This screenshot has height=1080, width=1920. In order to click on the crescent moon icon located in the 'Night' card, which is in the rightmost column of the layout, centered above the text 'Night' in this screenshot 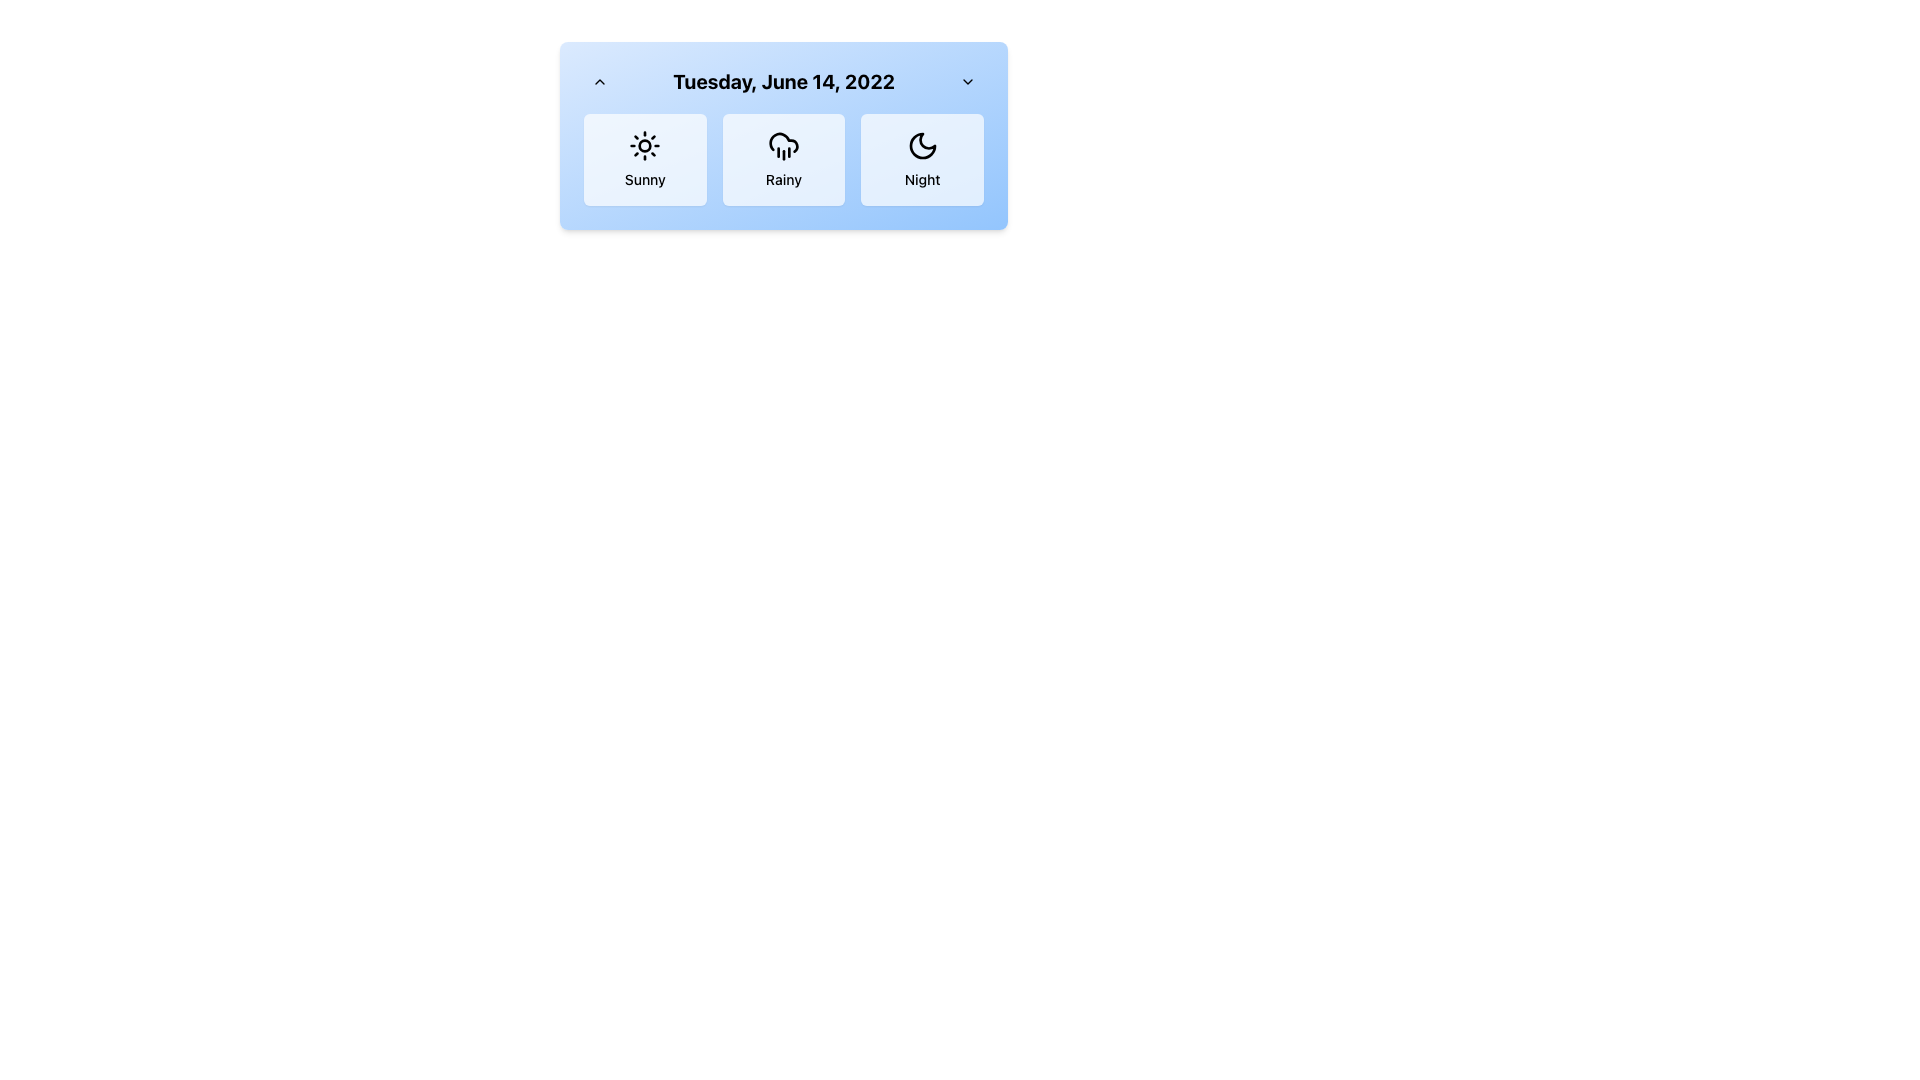, I will do `click(921, 145)`.